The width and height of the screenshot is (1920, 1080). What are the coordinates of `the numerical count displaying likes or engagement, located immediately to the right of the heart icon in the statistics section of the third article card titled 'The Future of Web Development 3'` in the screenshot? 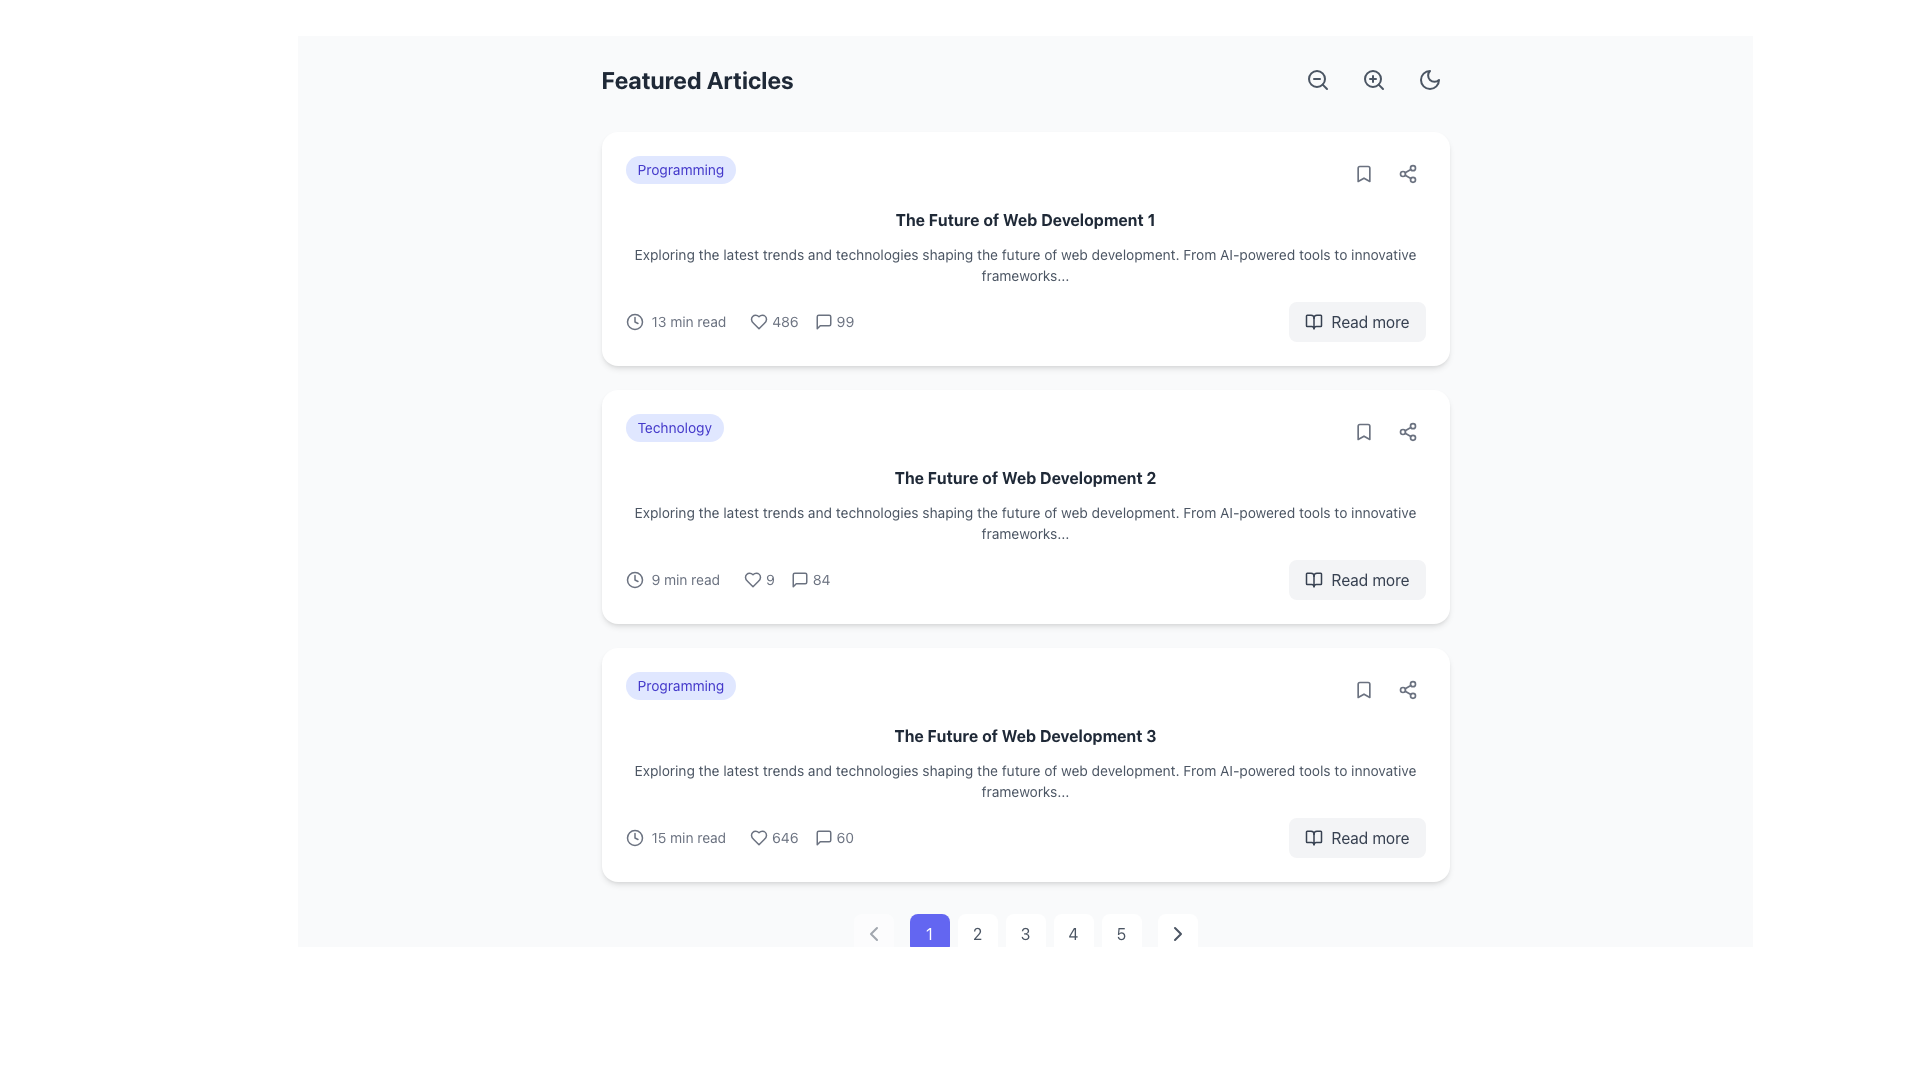 It's located at (784, 837).